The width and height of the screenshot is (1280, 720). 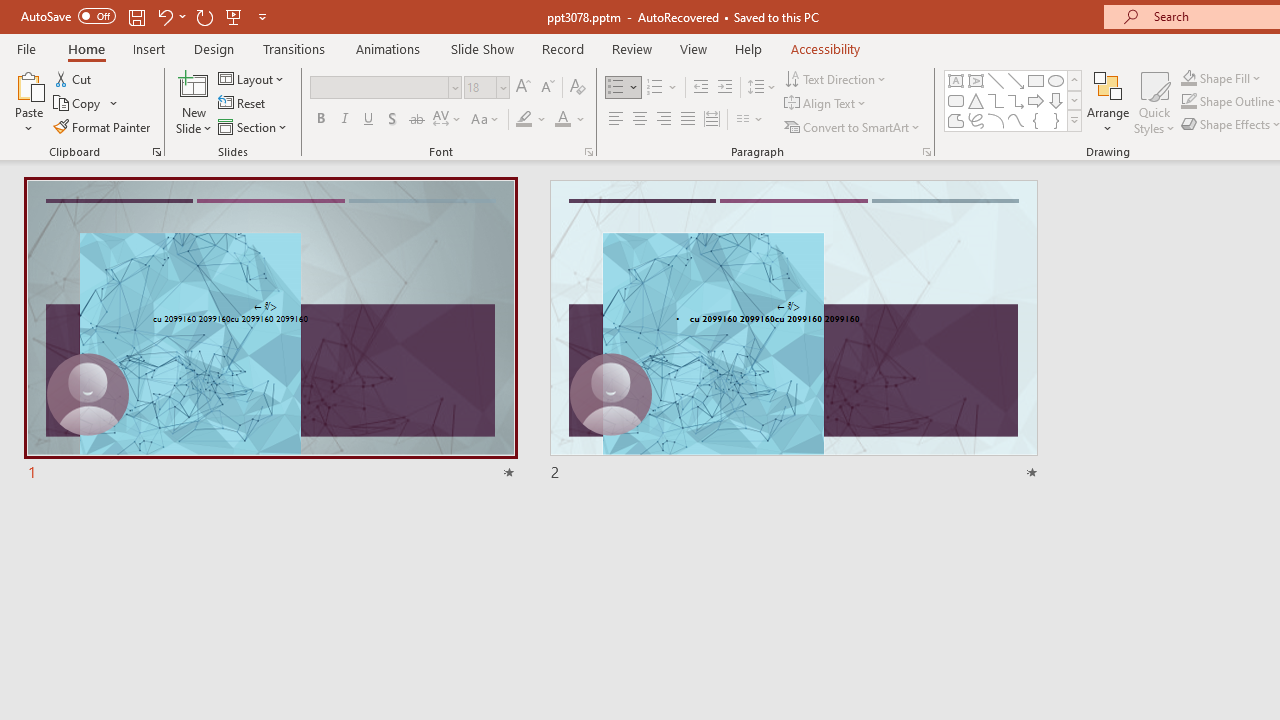 I want to click on 'Copy', so click(x=78, y=103).